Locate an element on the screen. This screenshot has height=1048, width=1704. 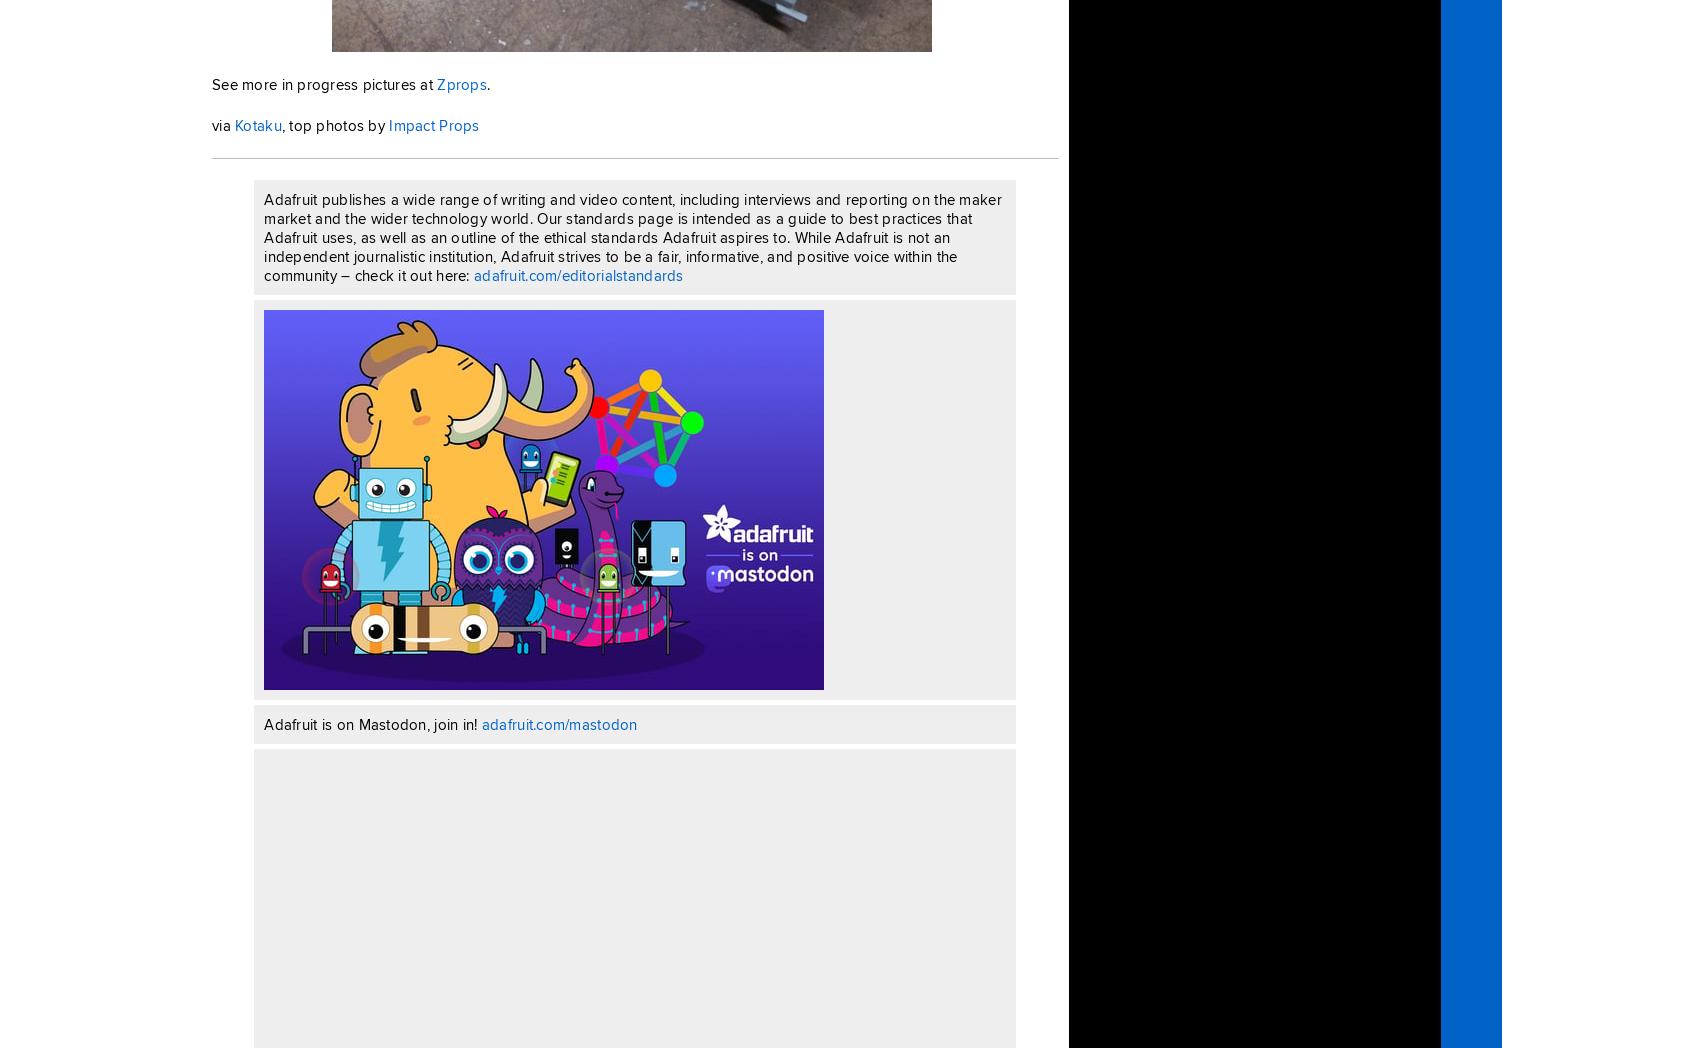
'Impact Props' is located at coordinates (434, 124).